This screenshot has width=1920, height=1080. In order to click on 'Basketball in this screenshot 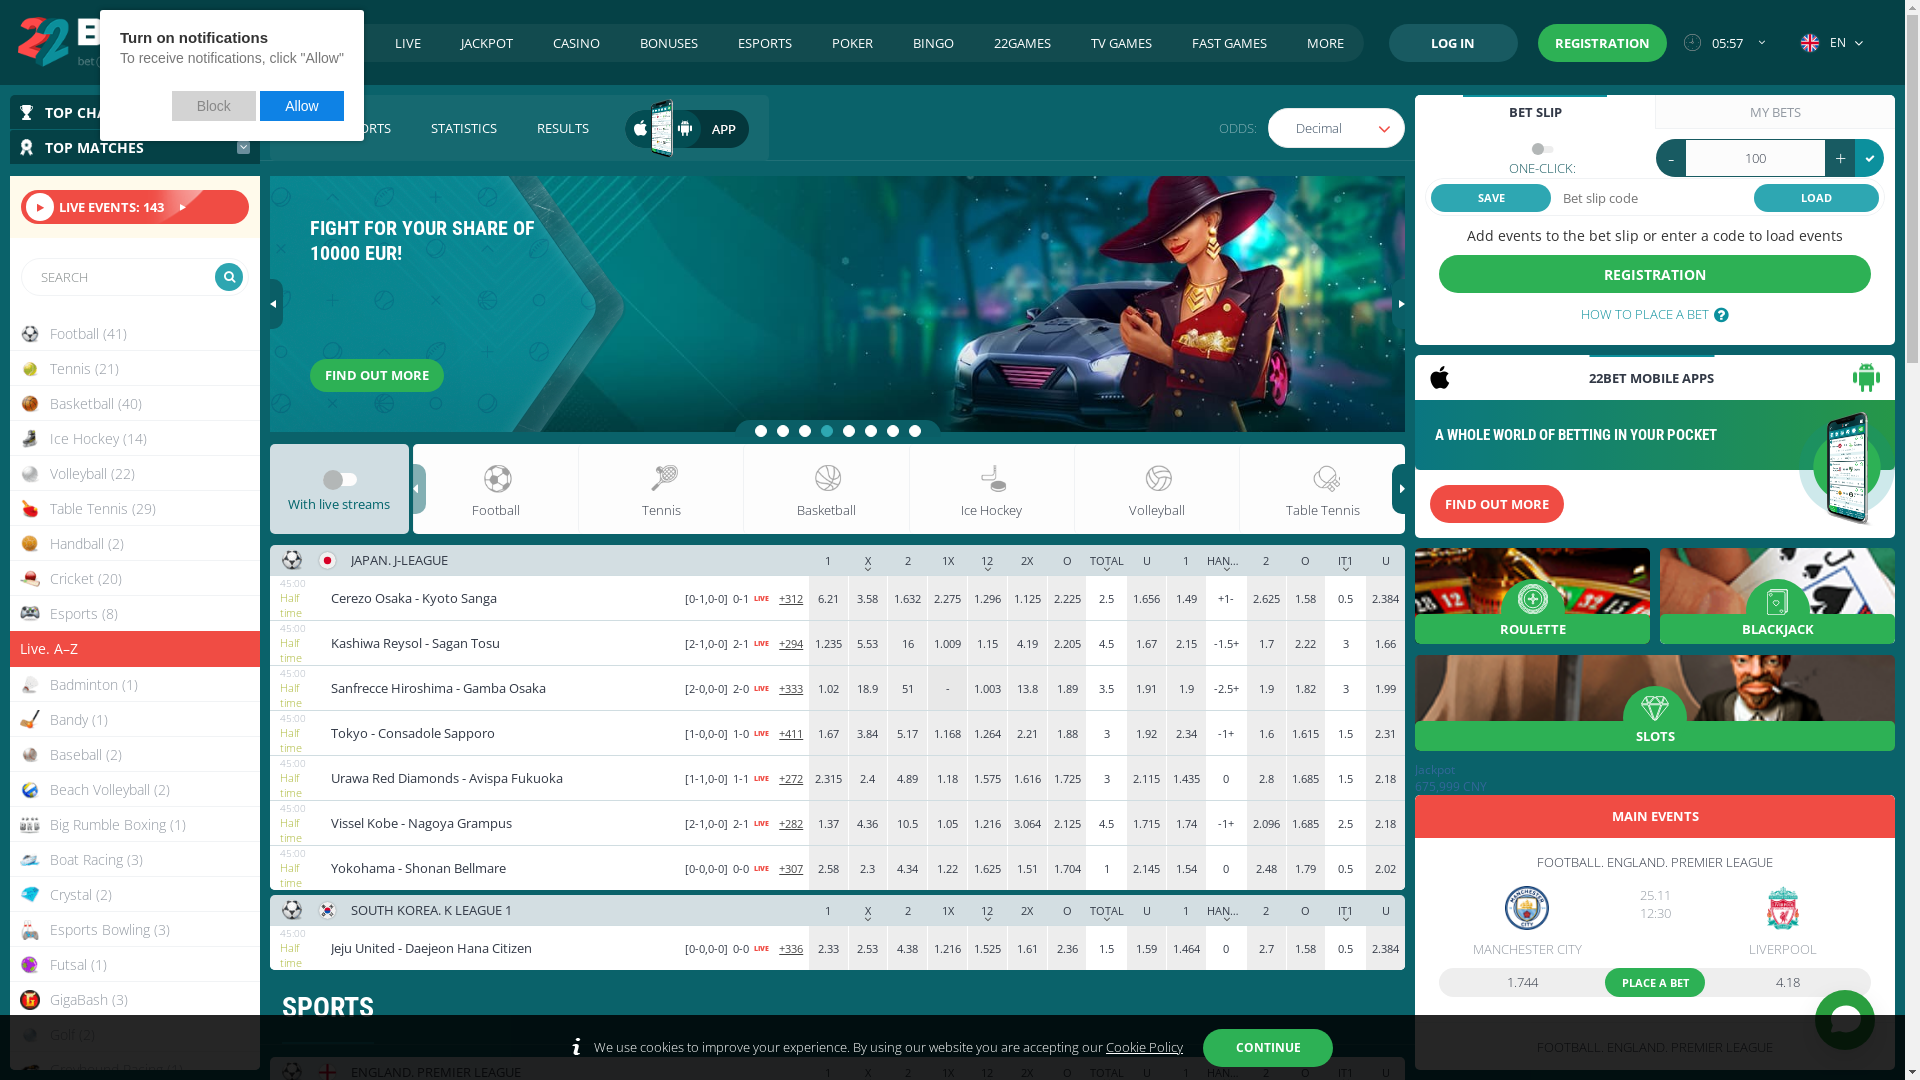, I will do `click(133, 403)`.